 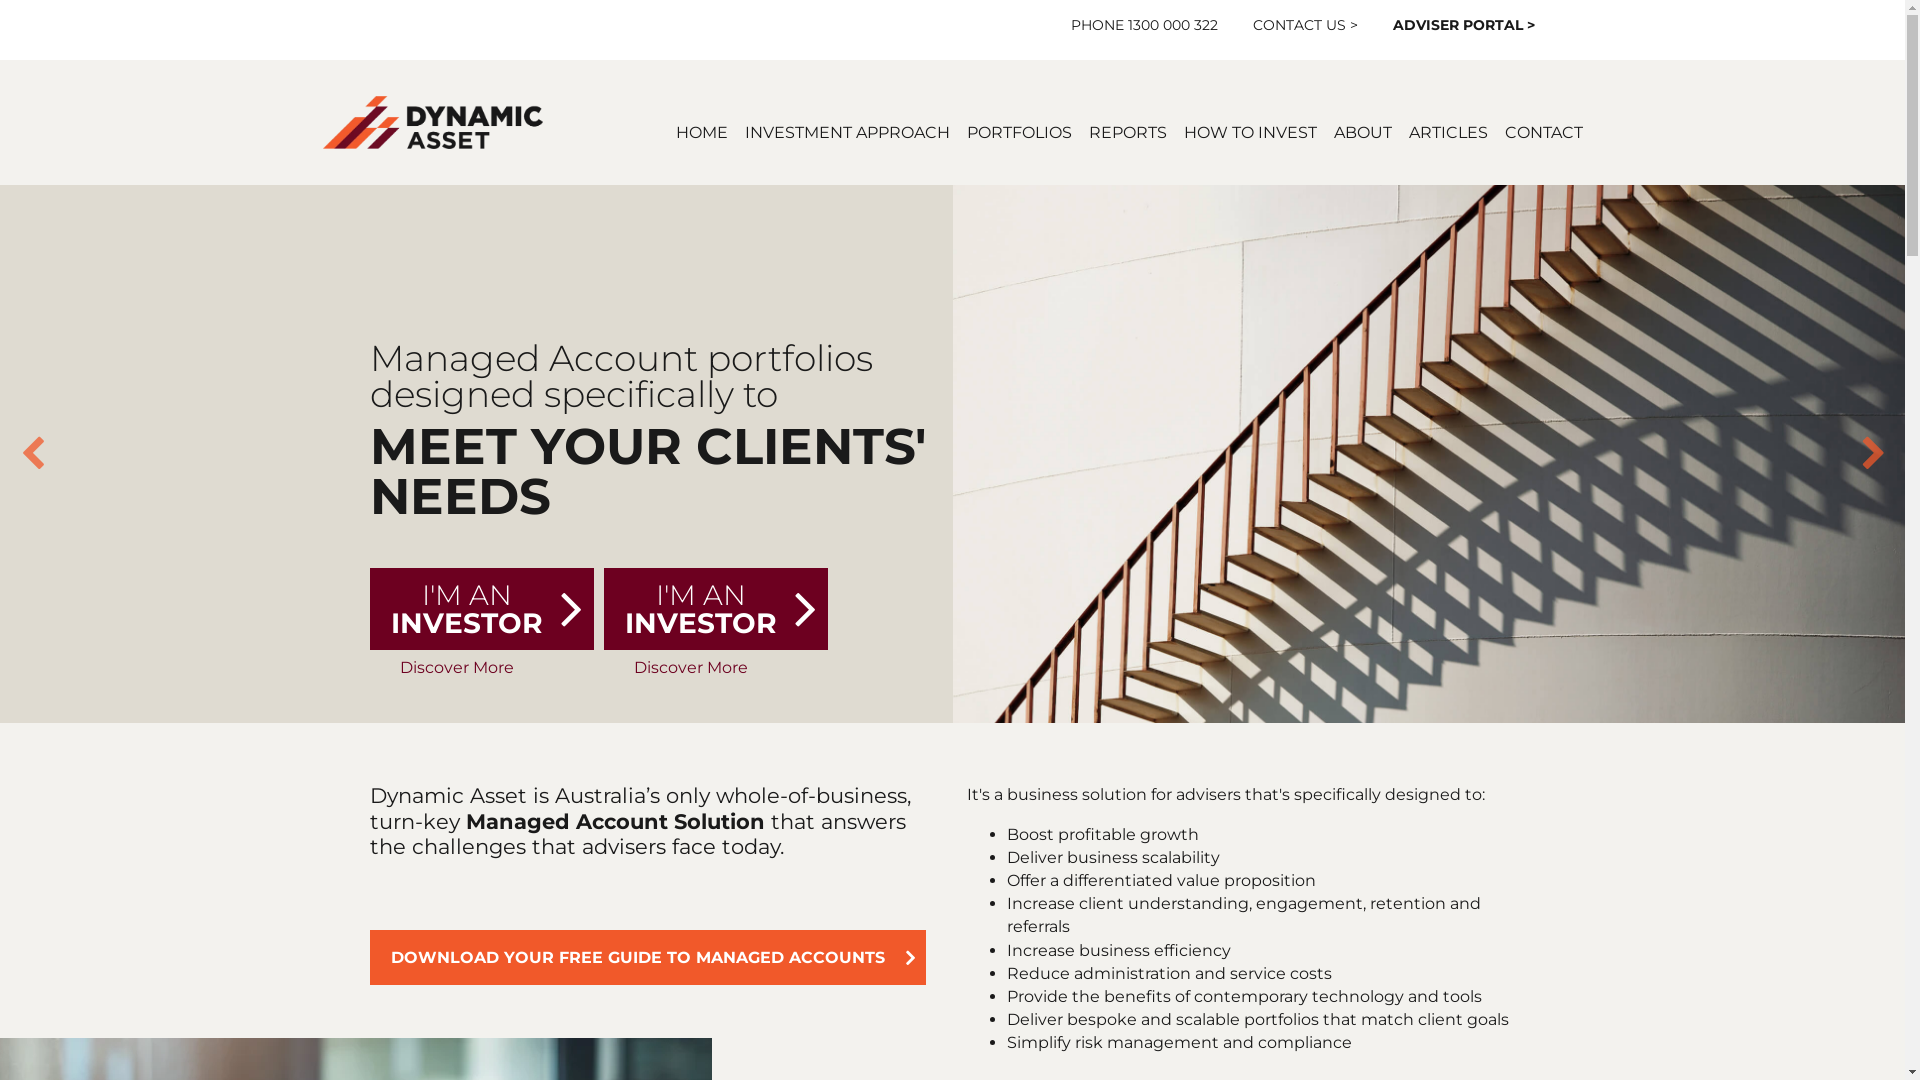 I want to click on 'INVESTMENT APPROACH', so click(x=846, y=132).